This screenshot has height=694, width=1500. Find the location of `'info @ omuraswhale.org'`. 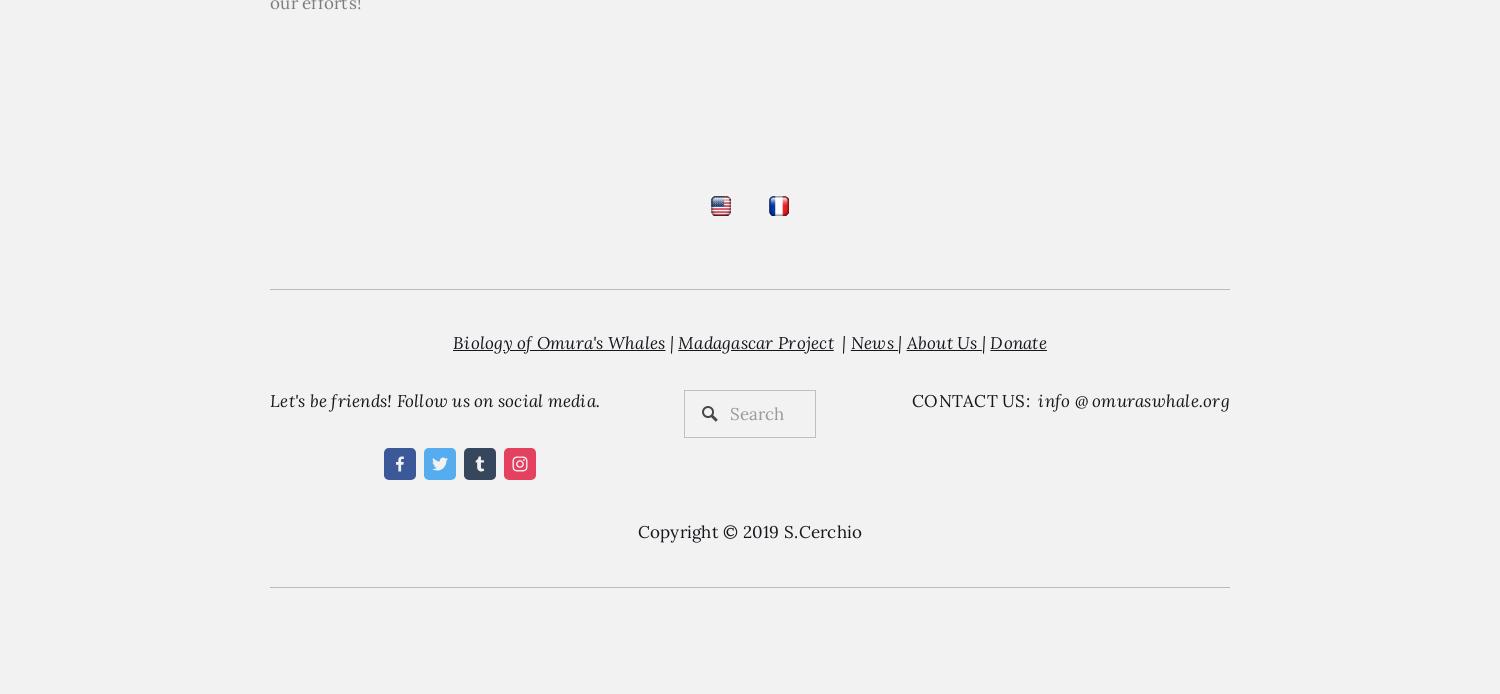

'info @ omuraswhale.org' is located at coordinates (1038, 400).